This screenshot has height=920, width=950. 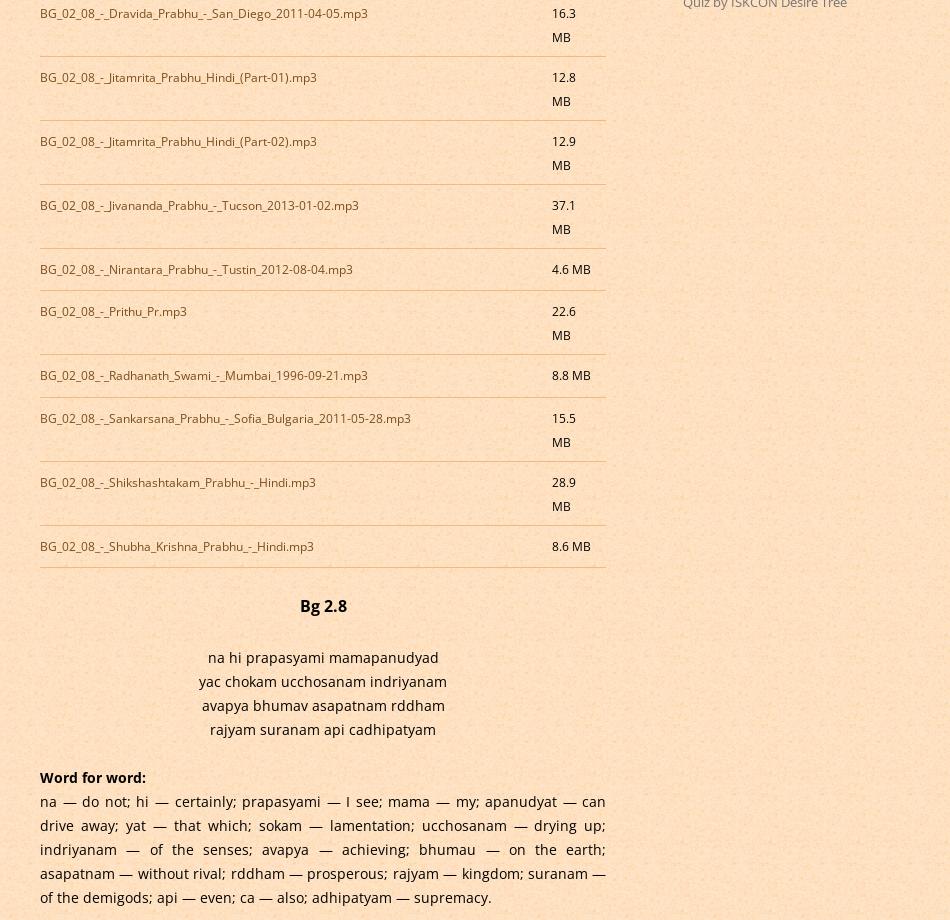 What do you see at coordinates (39, 374) in the screenshot?
I see `'BG_02_08_-_Radhanath_Swami_-_Mumbai_1996-09-21.mp3'` at bounding box center [39, 374].